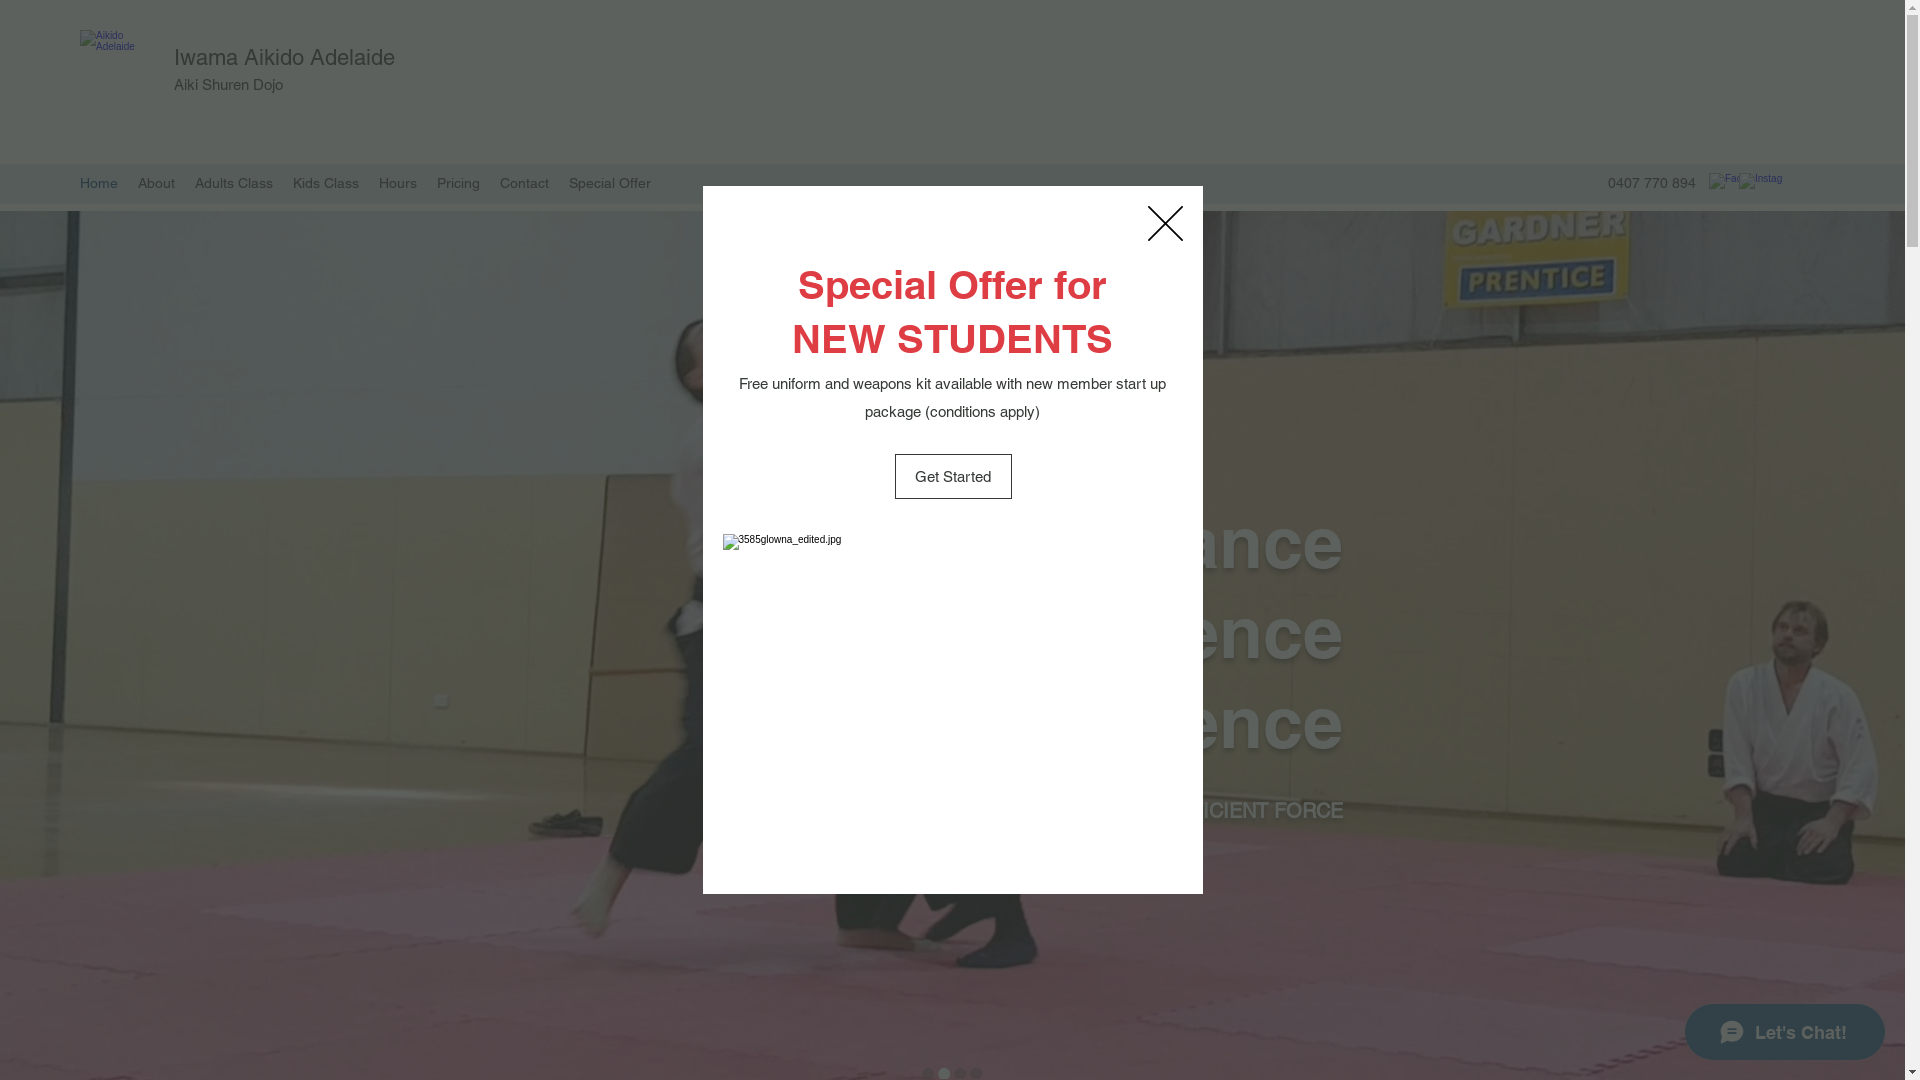  What do you see at coordinates (326, 182) in the screenshot?
I see `'Kids Class'` at bounding box center [326, 182].